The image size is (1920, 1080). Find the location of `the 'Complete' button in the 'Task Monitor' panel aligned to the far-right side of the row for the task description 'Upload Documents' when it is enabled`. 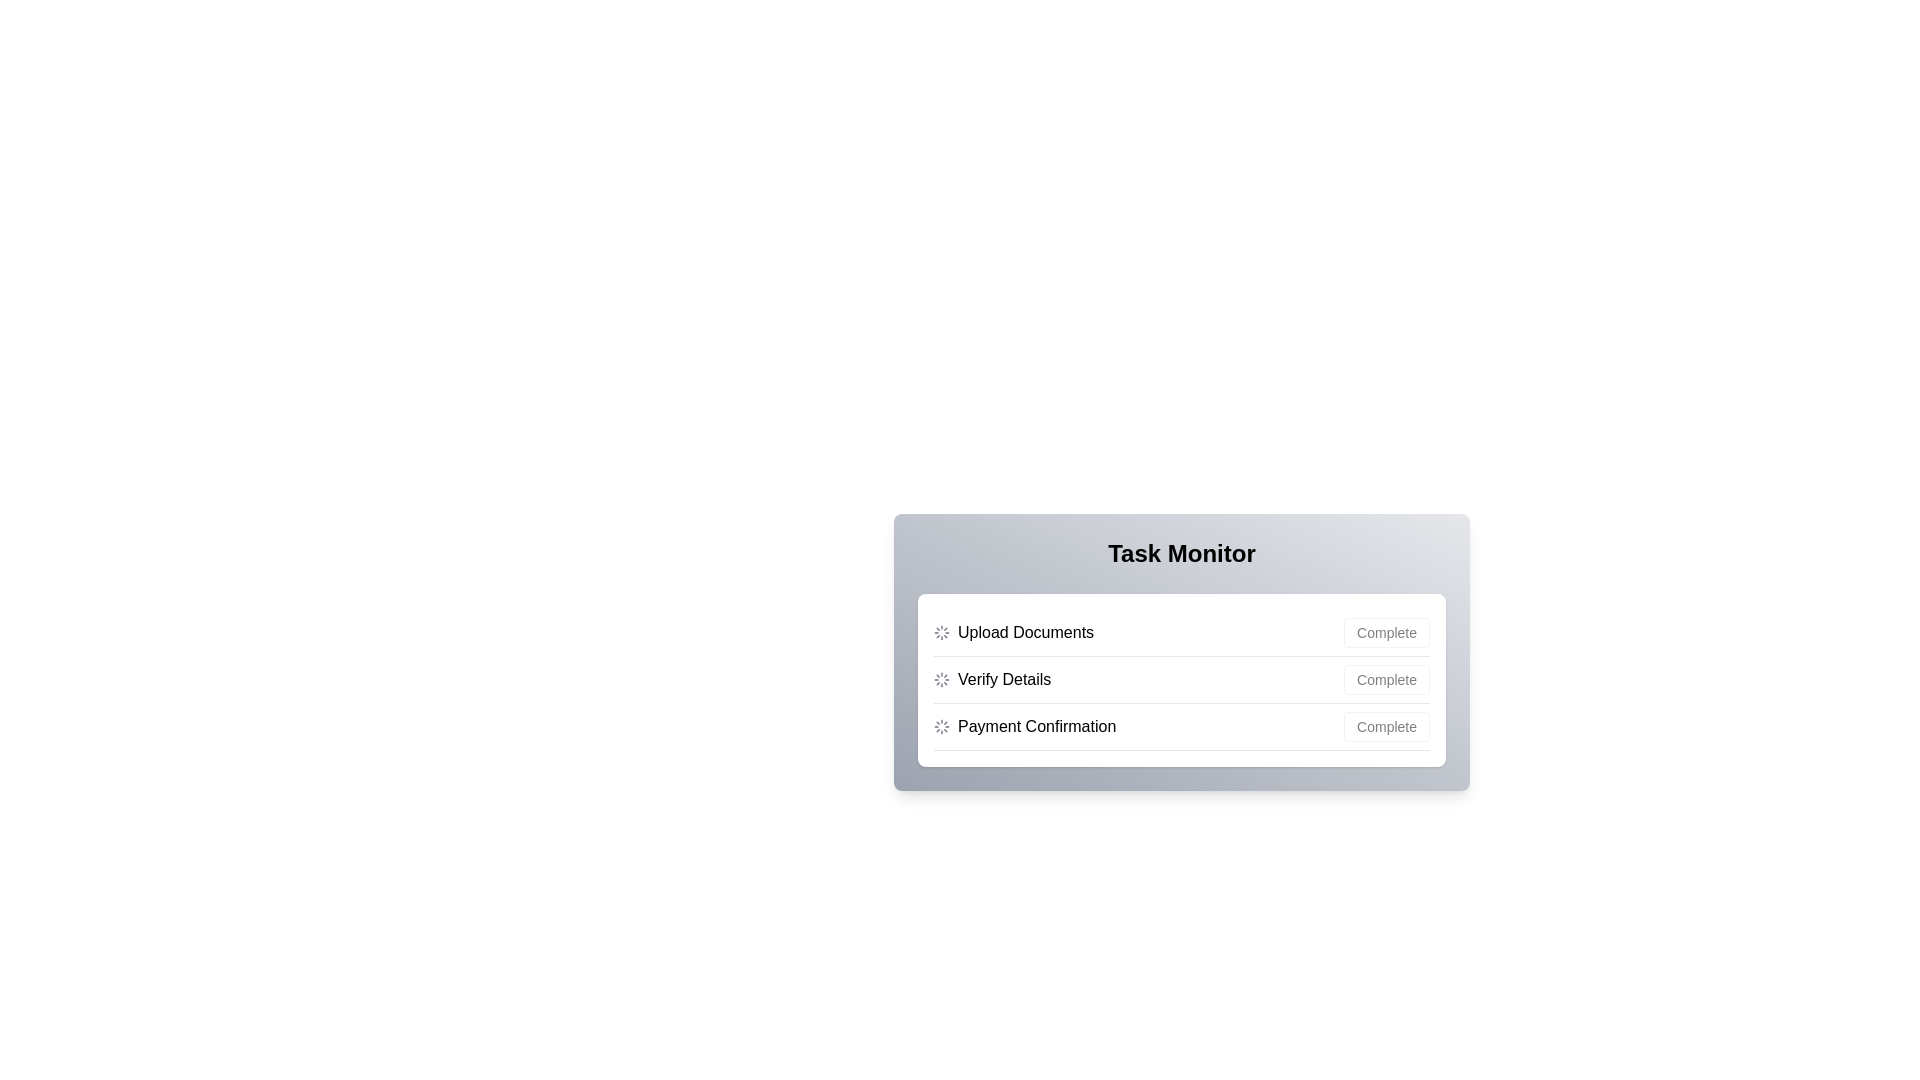

the 'Complete' button in the 'Task Monitor' panel aligned to the far-right side of the row for the task description 'Upload Documents' when it is enabled is located at coordinates (1386, 632).